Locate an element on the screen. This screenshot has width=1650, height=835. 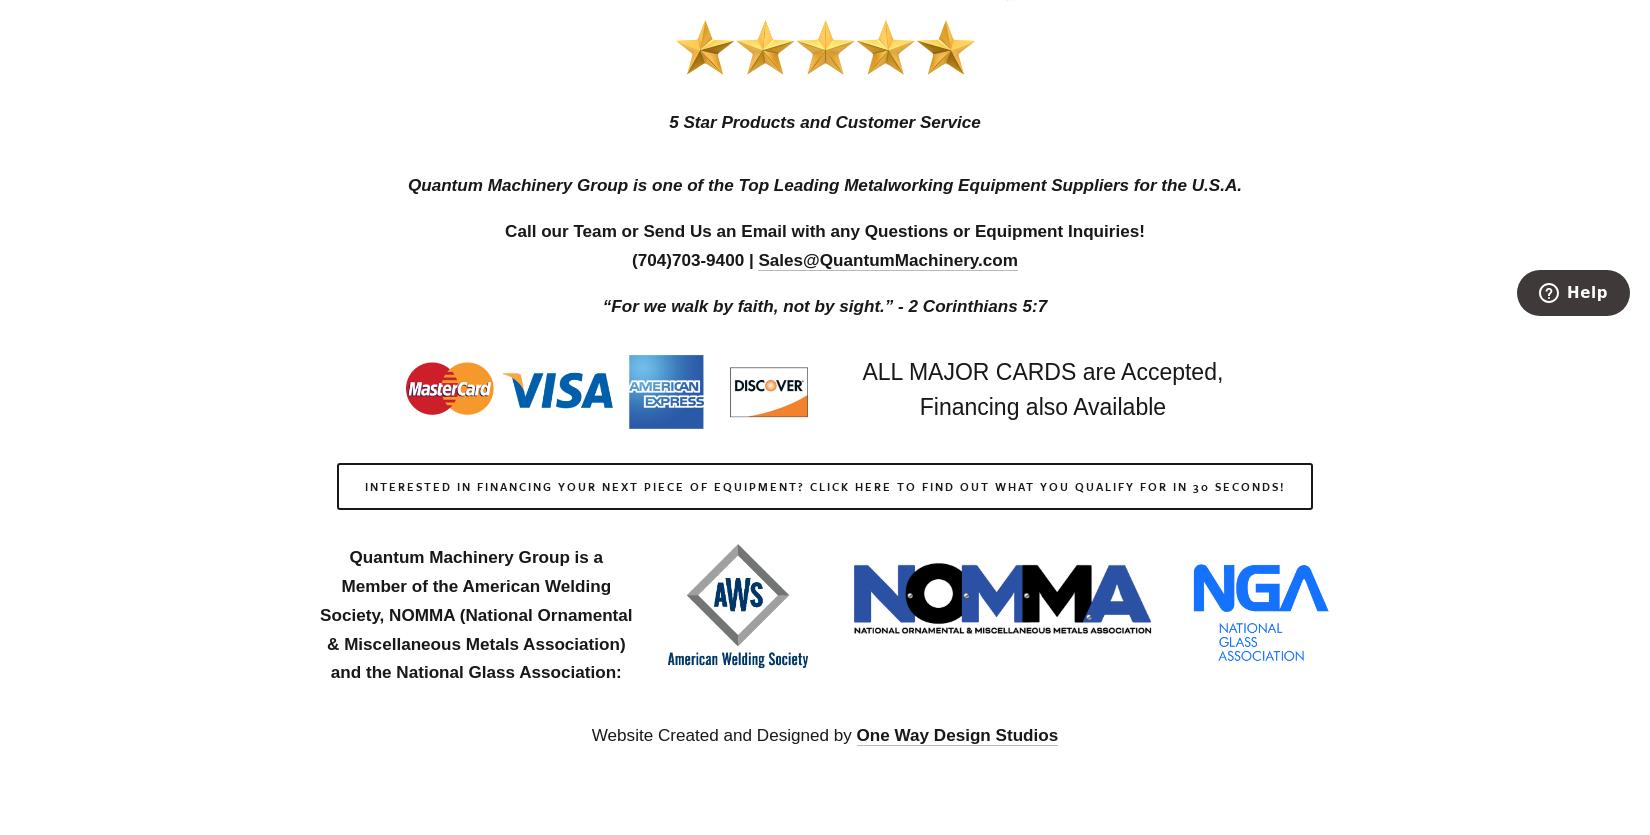
'(704)703-9400 |' is located at coordinates (693, 258).